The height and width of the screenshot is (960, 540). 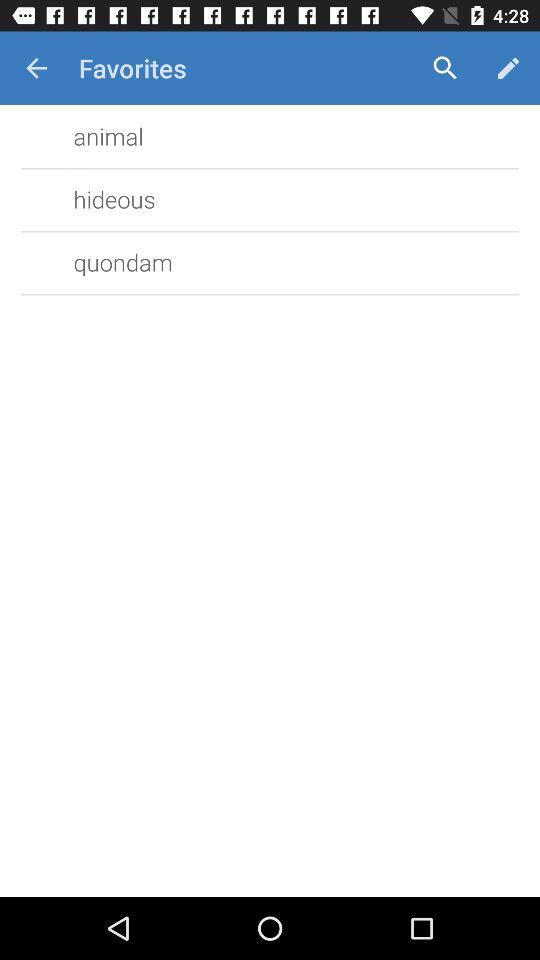 I want to click on item to the left of favorites icon, so click(x=36, y=68).